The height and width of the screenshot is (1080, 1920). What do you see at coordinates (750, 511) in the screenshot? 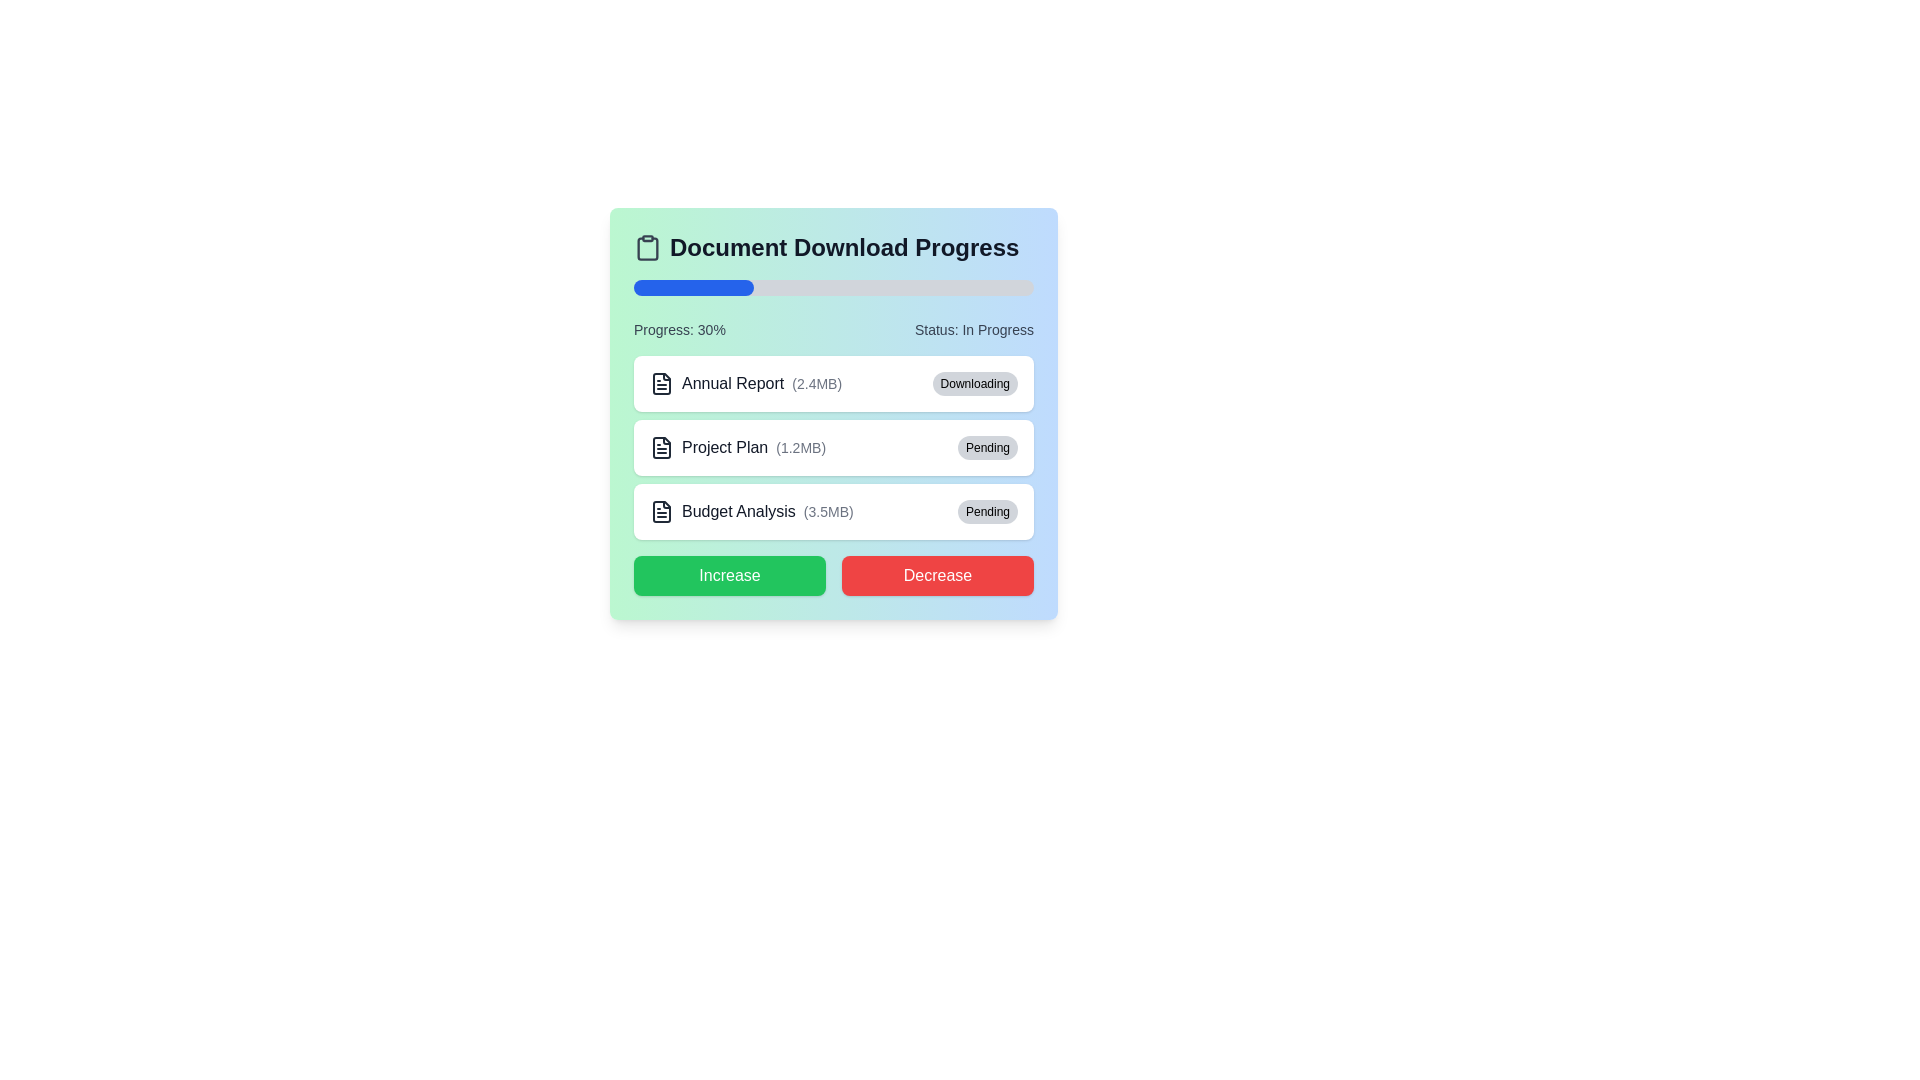
I see `the List Item with Icon and Text labeled 'Budget Analysis'` at bounding box center [750, 511].